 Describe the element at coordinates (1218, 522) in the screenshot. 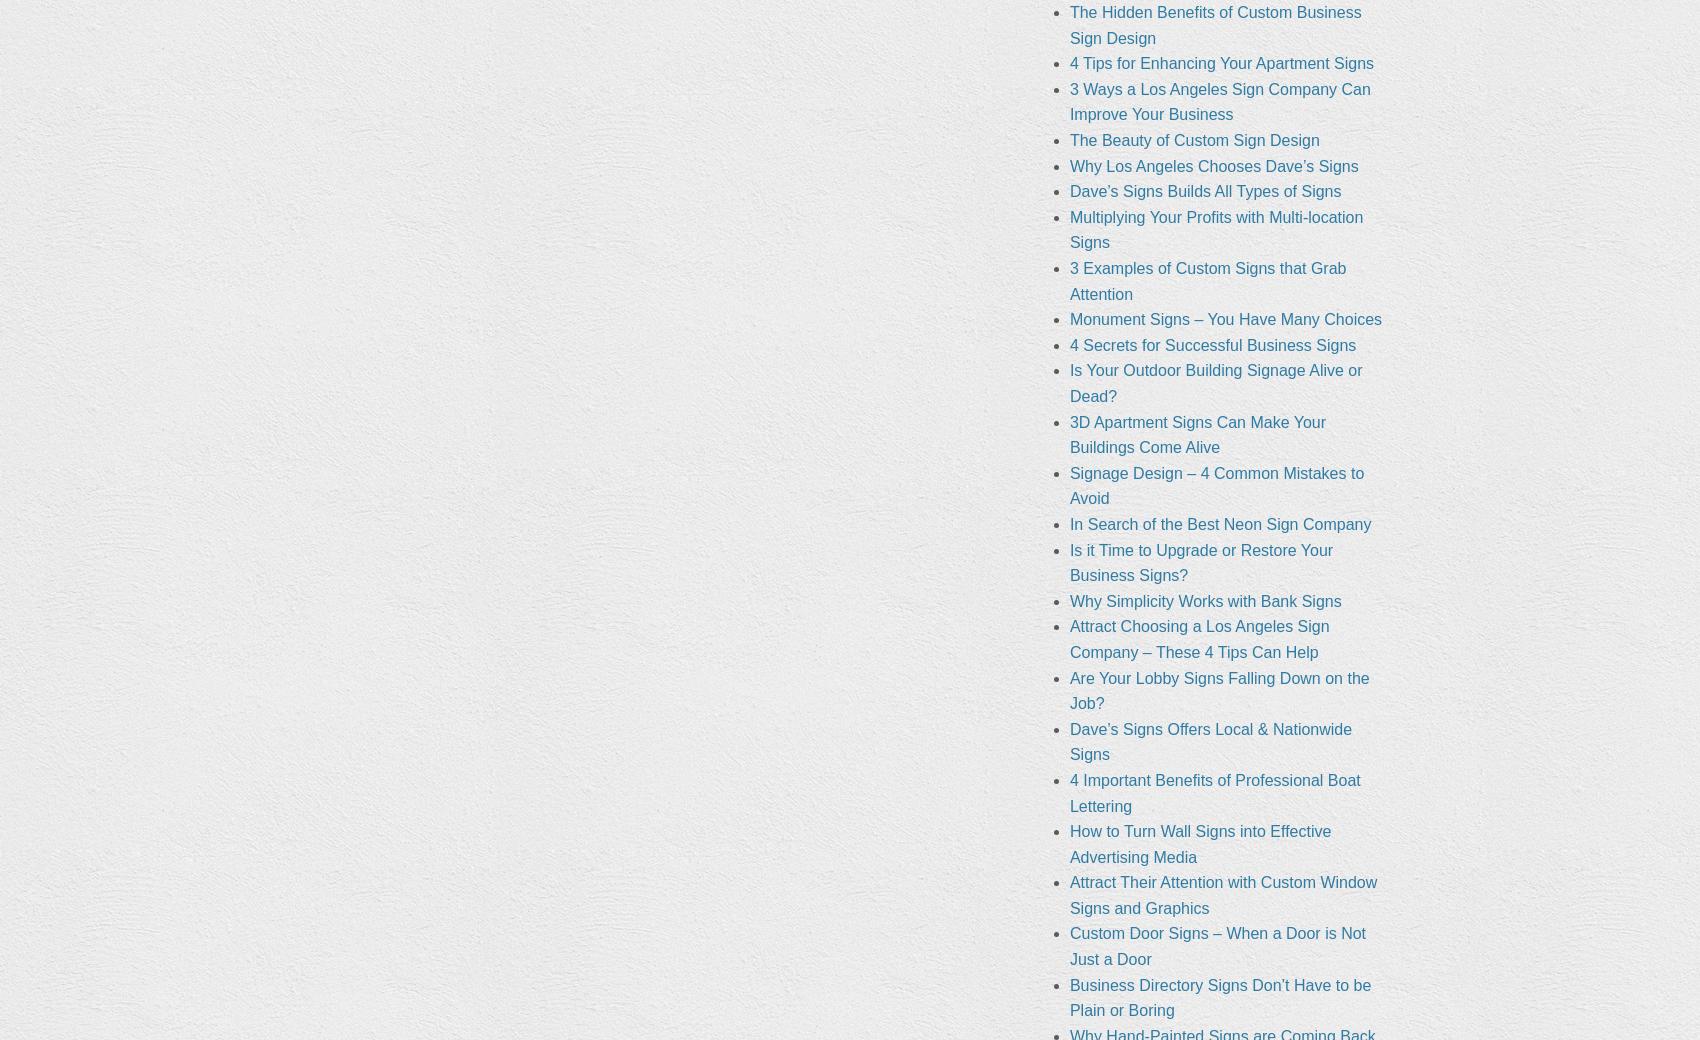

I see `'In Search of the Best Neon Sign Company'` at that location.